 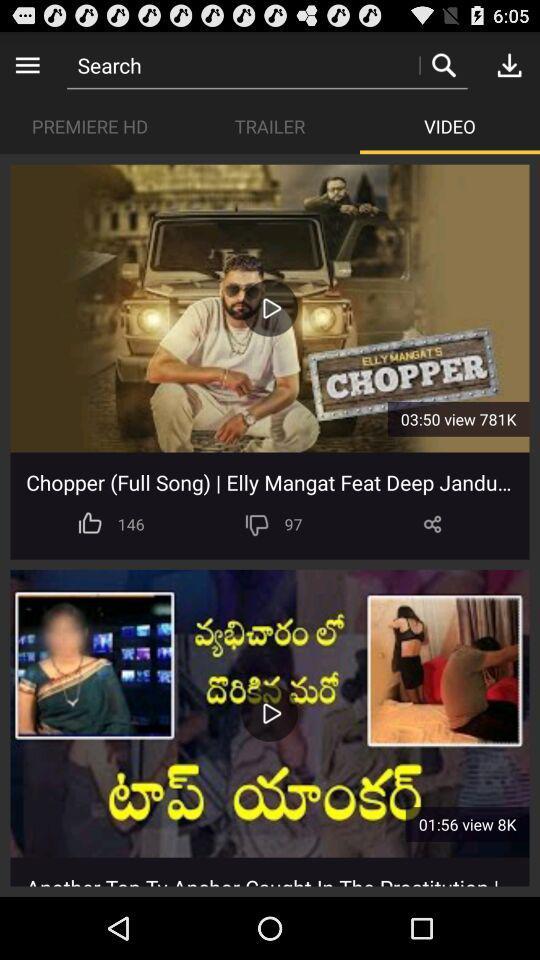 I want to click on the icon below the trailer, so click(x=269, y=308).